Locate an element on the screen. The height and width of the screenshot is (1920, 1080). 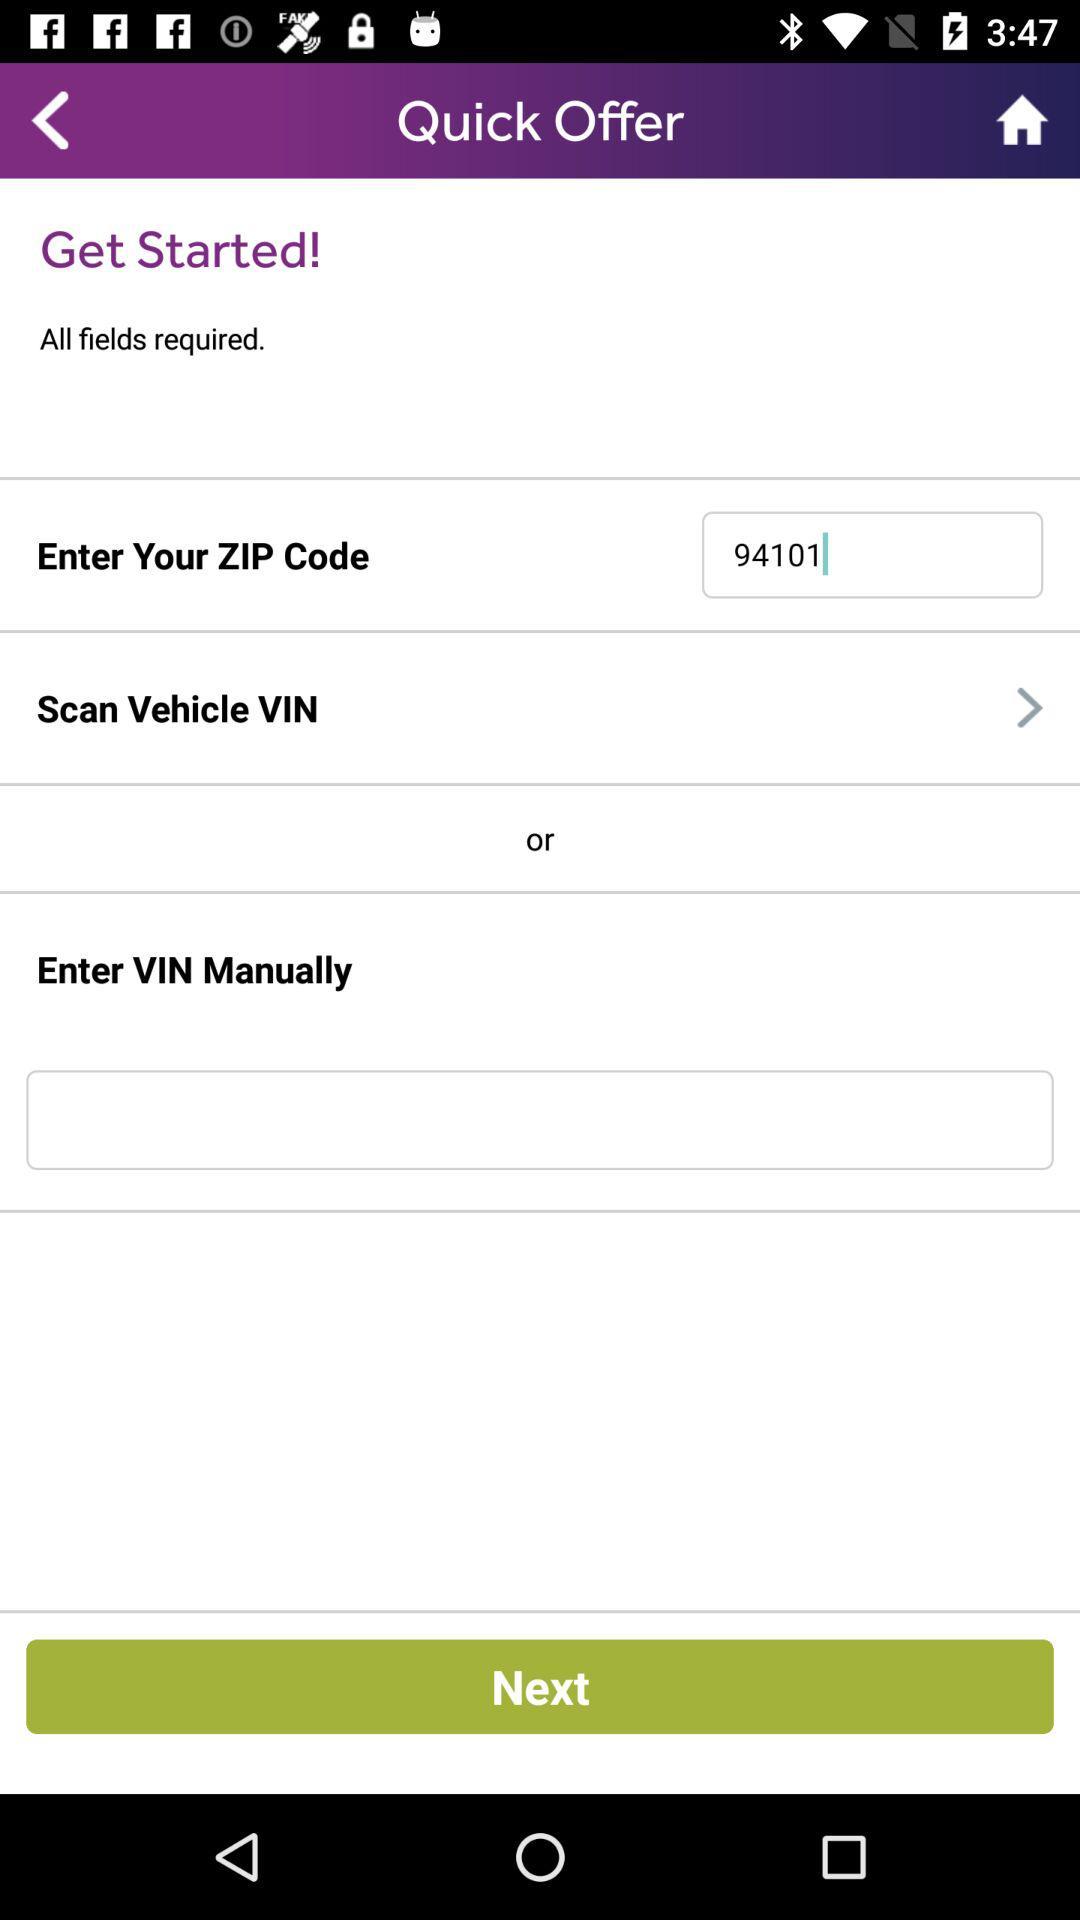
type the text bar is located at coordinates (540, 1120).